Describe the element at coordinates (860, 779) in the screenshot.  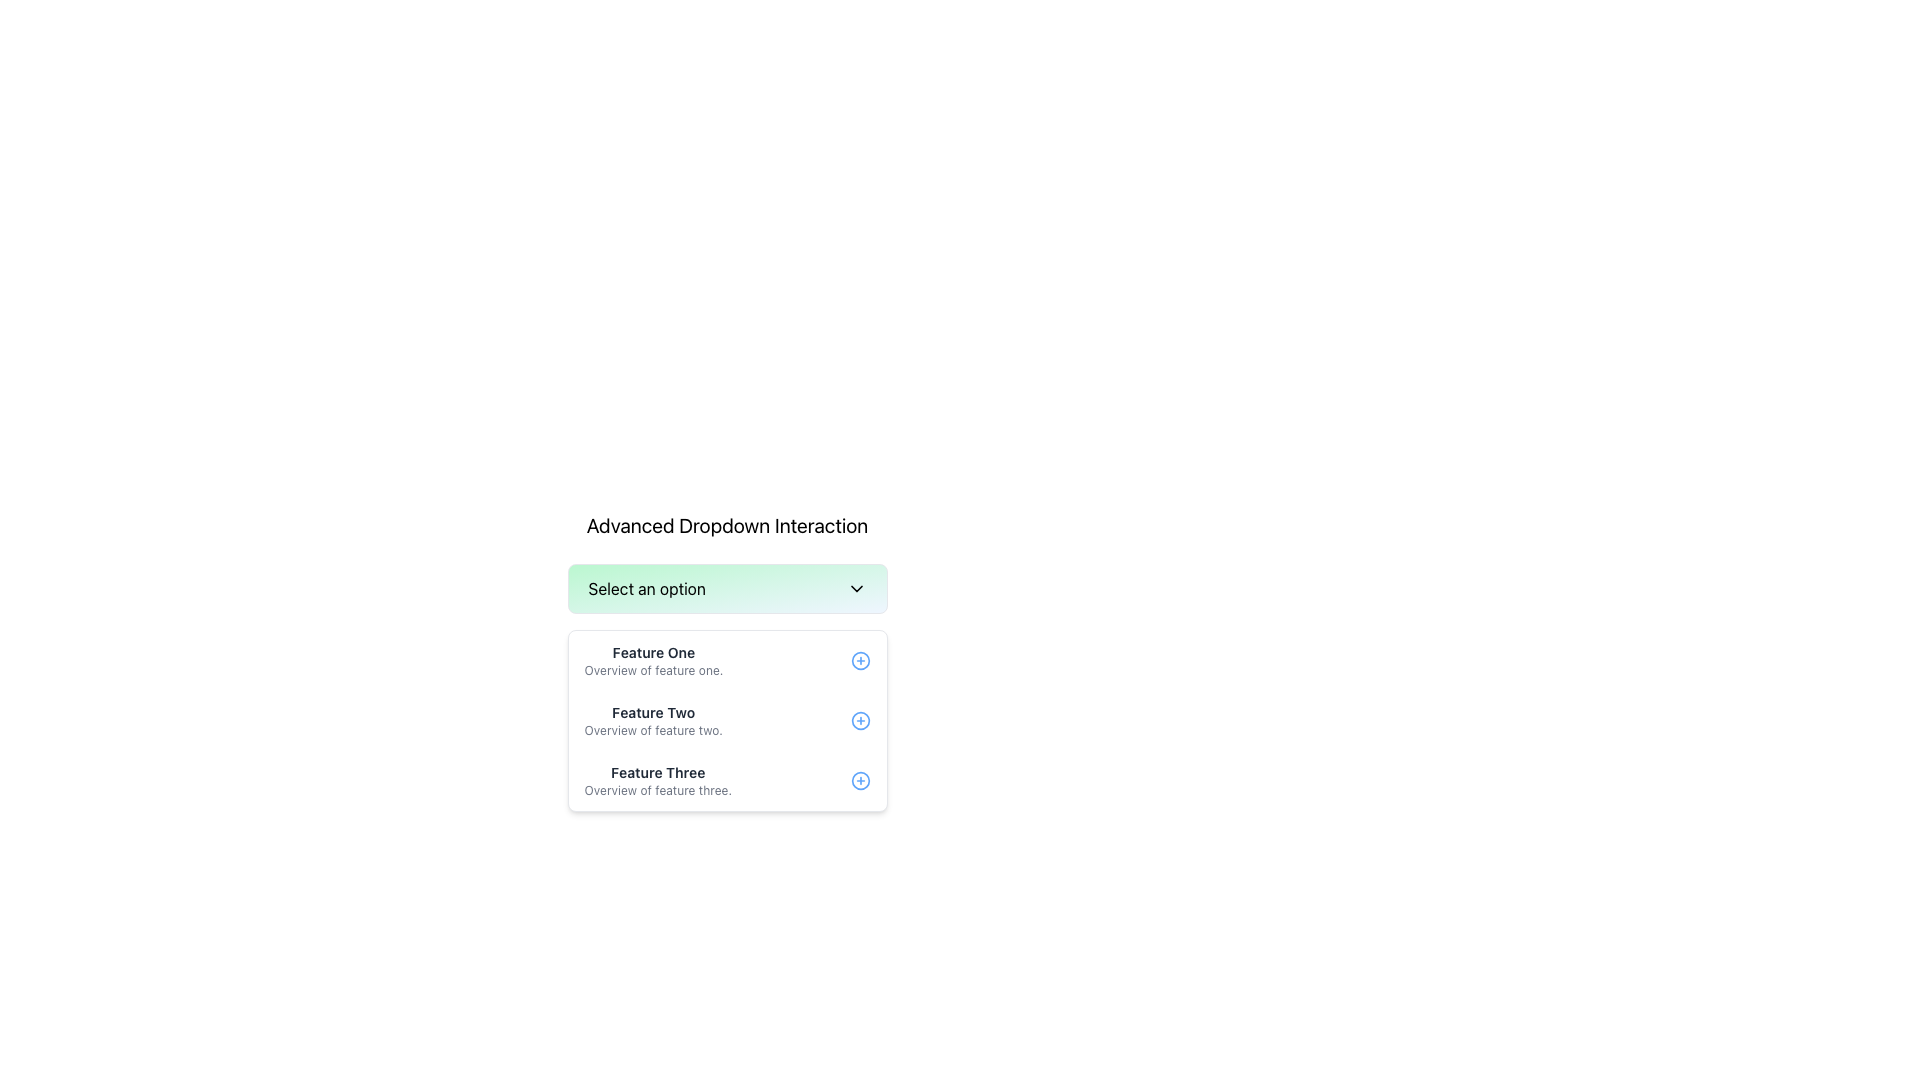
I see `the button located at the far right side of the 'Feature Three' row, next to the text 'Overview of feature three.'` at that location.